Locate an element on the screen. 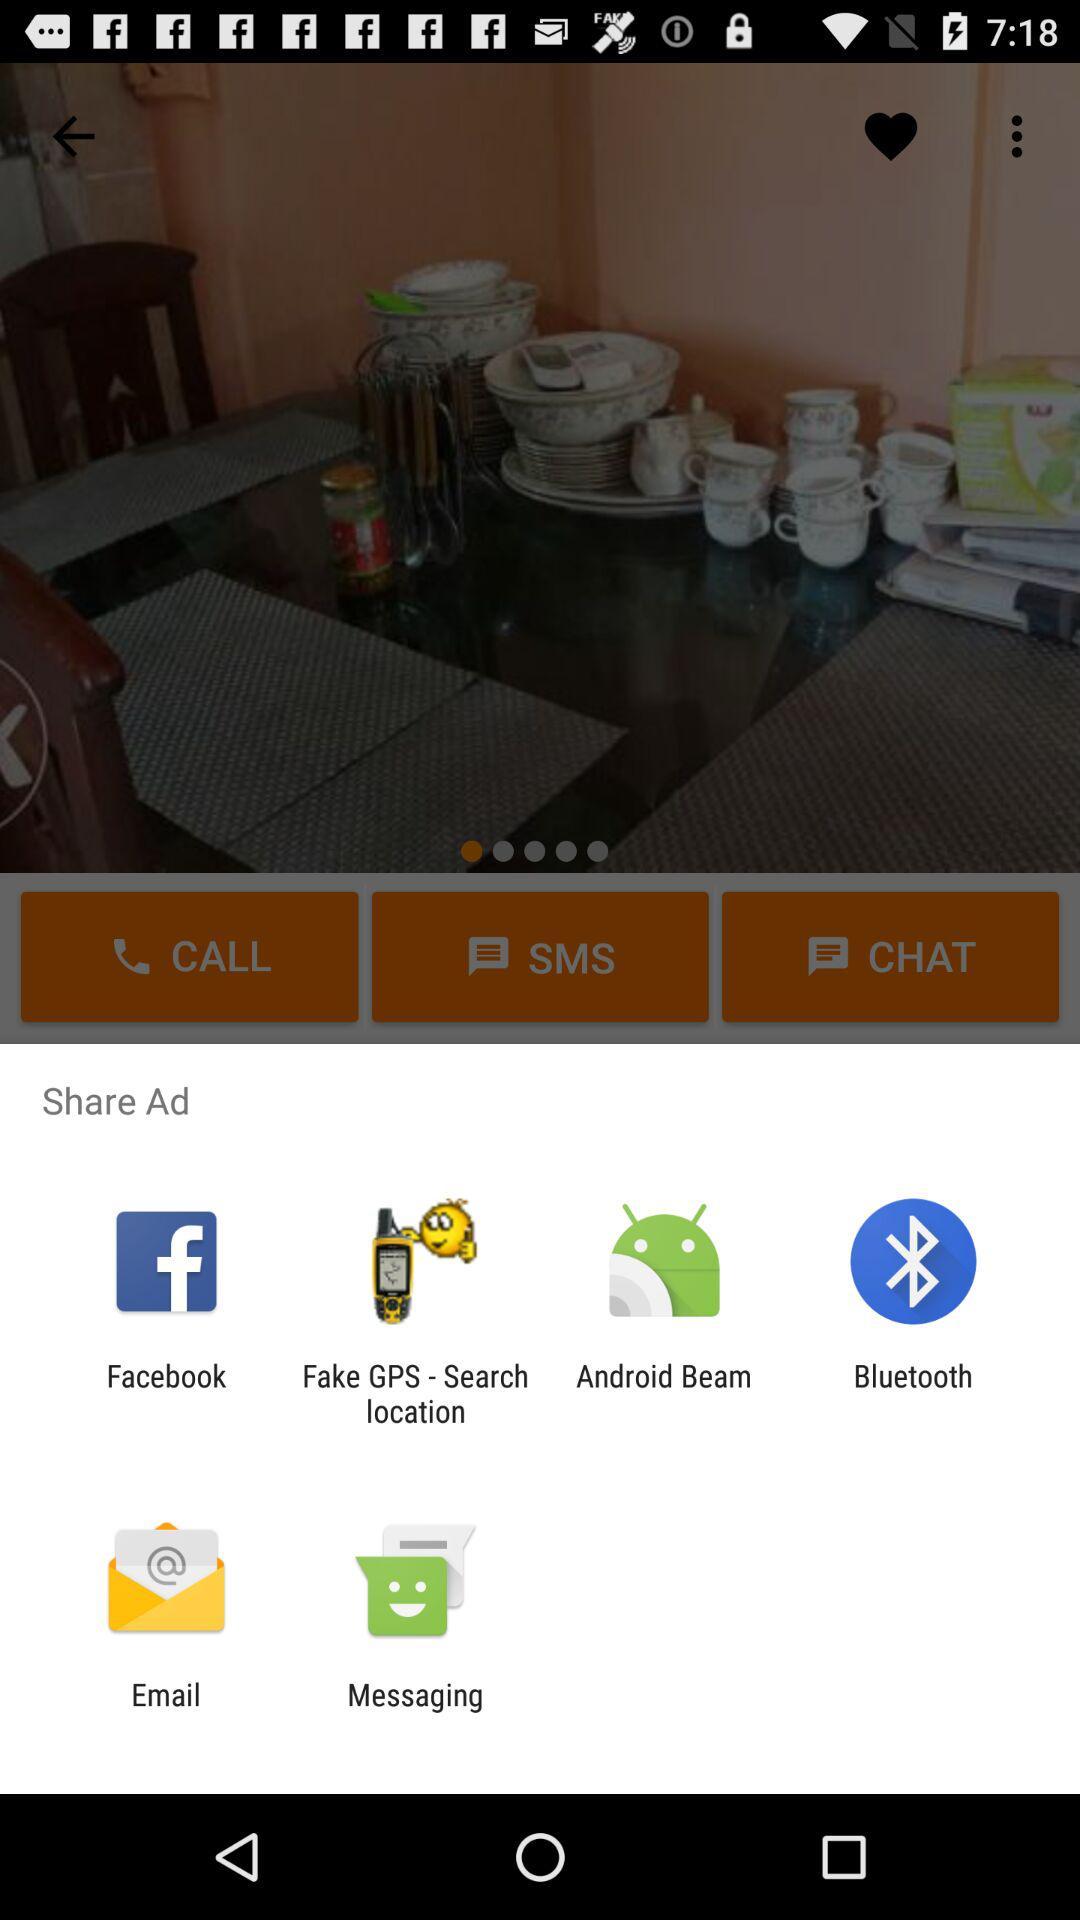 The height and width of the screenshot is (1920, 1080). the icon to the left of bluetooth icon is located at coordinates (664, 1392).